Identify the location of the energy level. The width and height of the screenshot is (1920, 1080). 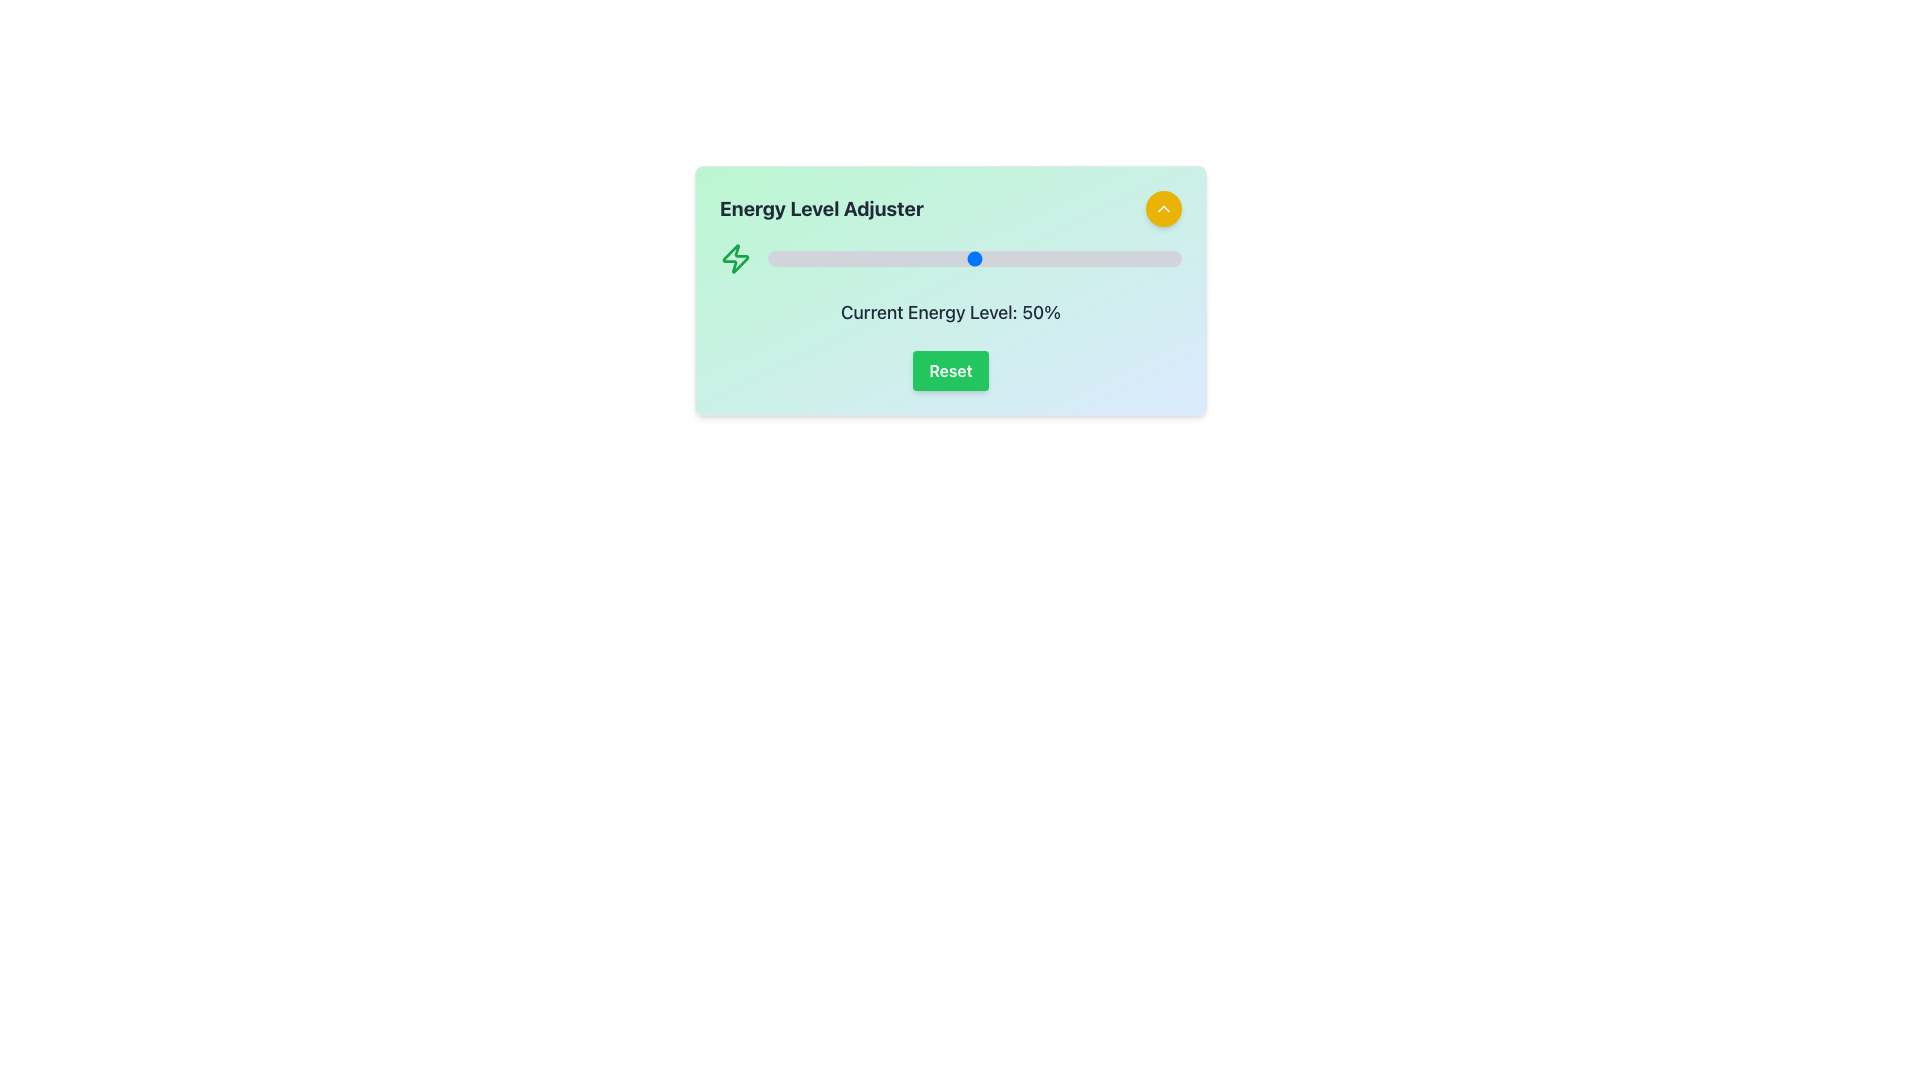
(1064, 257).